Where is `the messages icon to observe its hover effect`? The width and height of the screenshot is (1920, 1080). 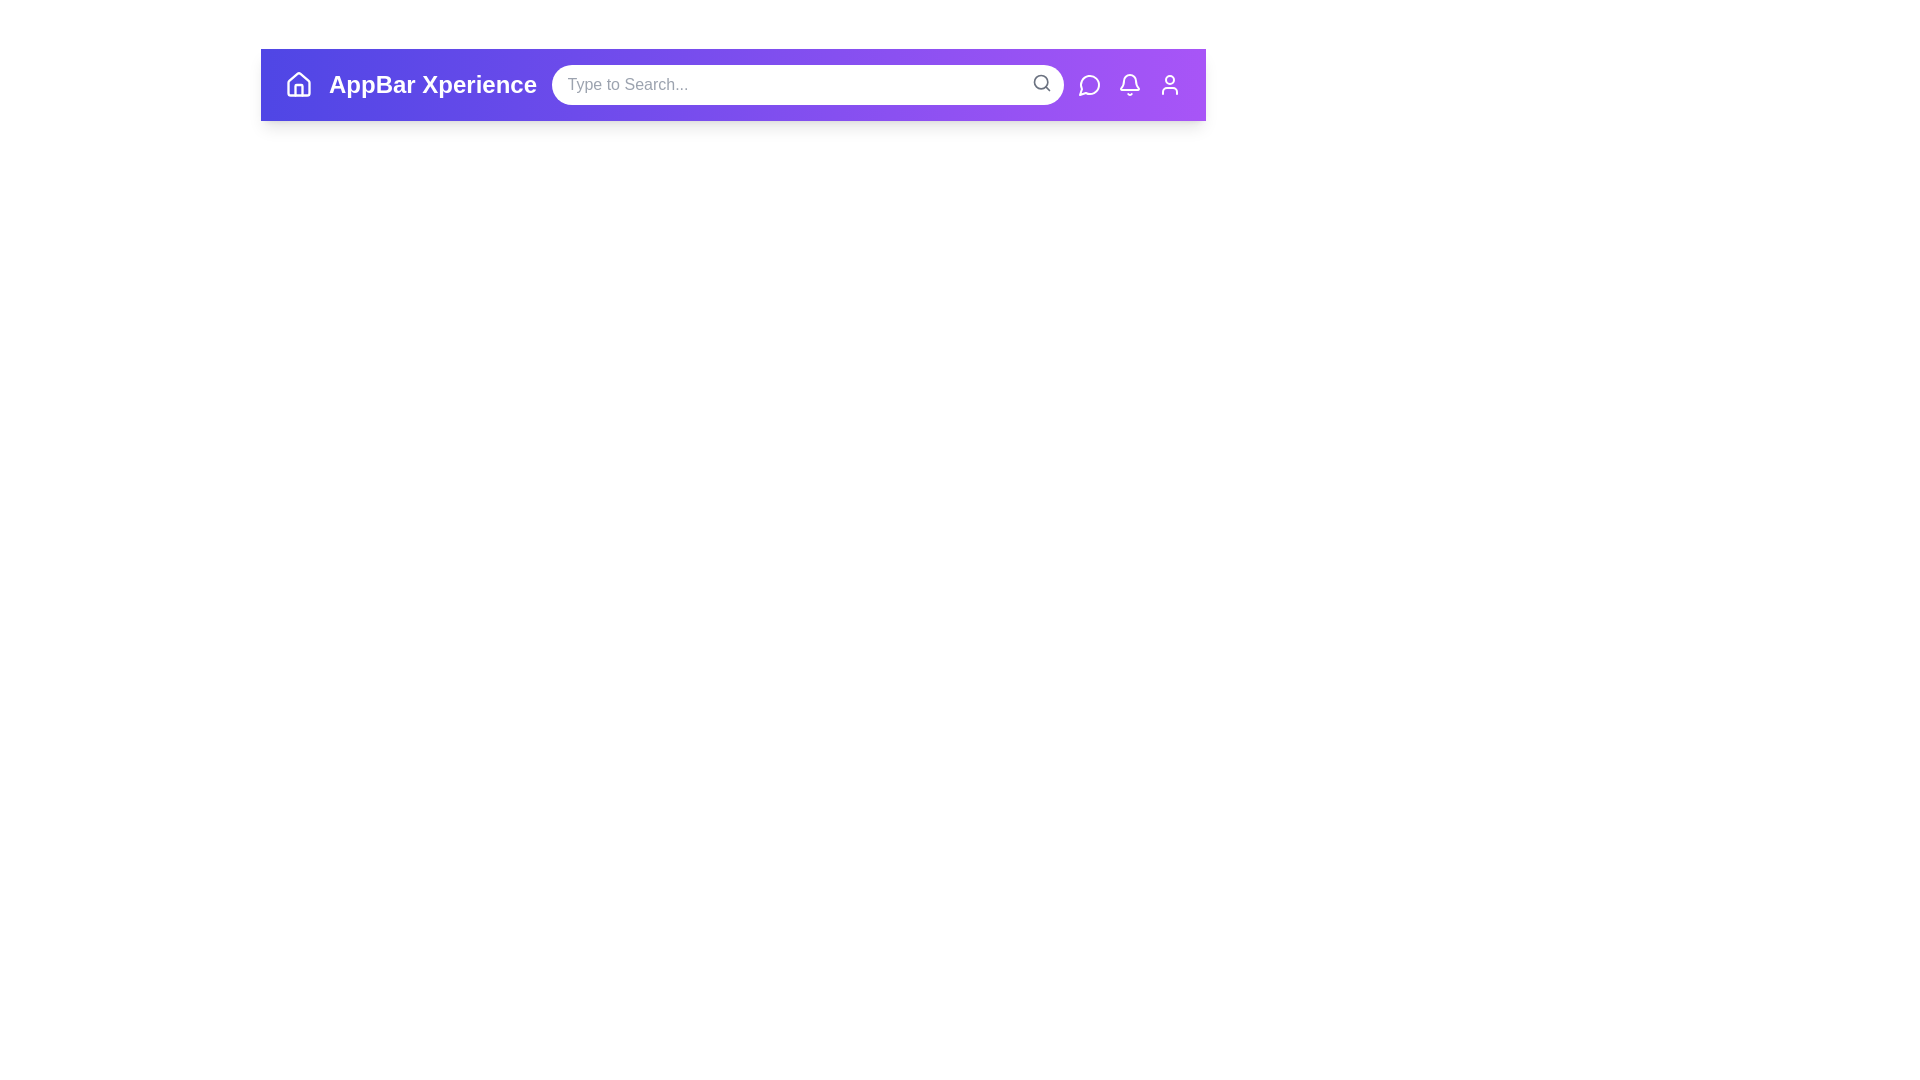
the messages icon to observe its hover effect is located at coordinates (1088, 83).